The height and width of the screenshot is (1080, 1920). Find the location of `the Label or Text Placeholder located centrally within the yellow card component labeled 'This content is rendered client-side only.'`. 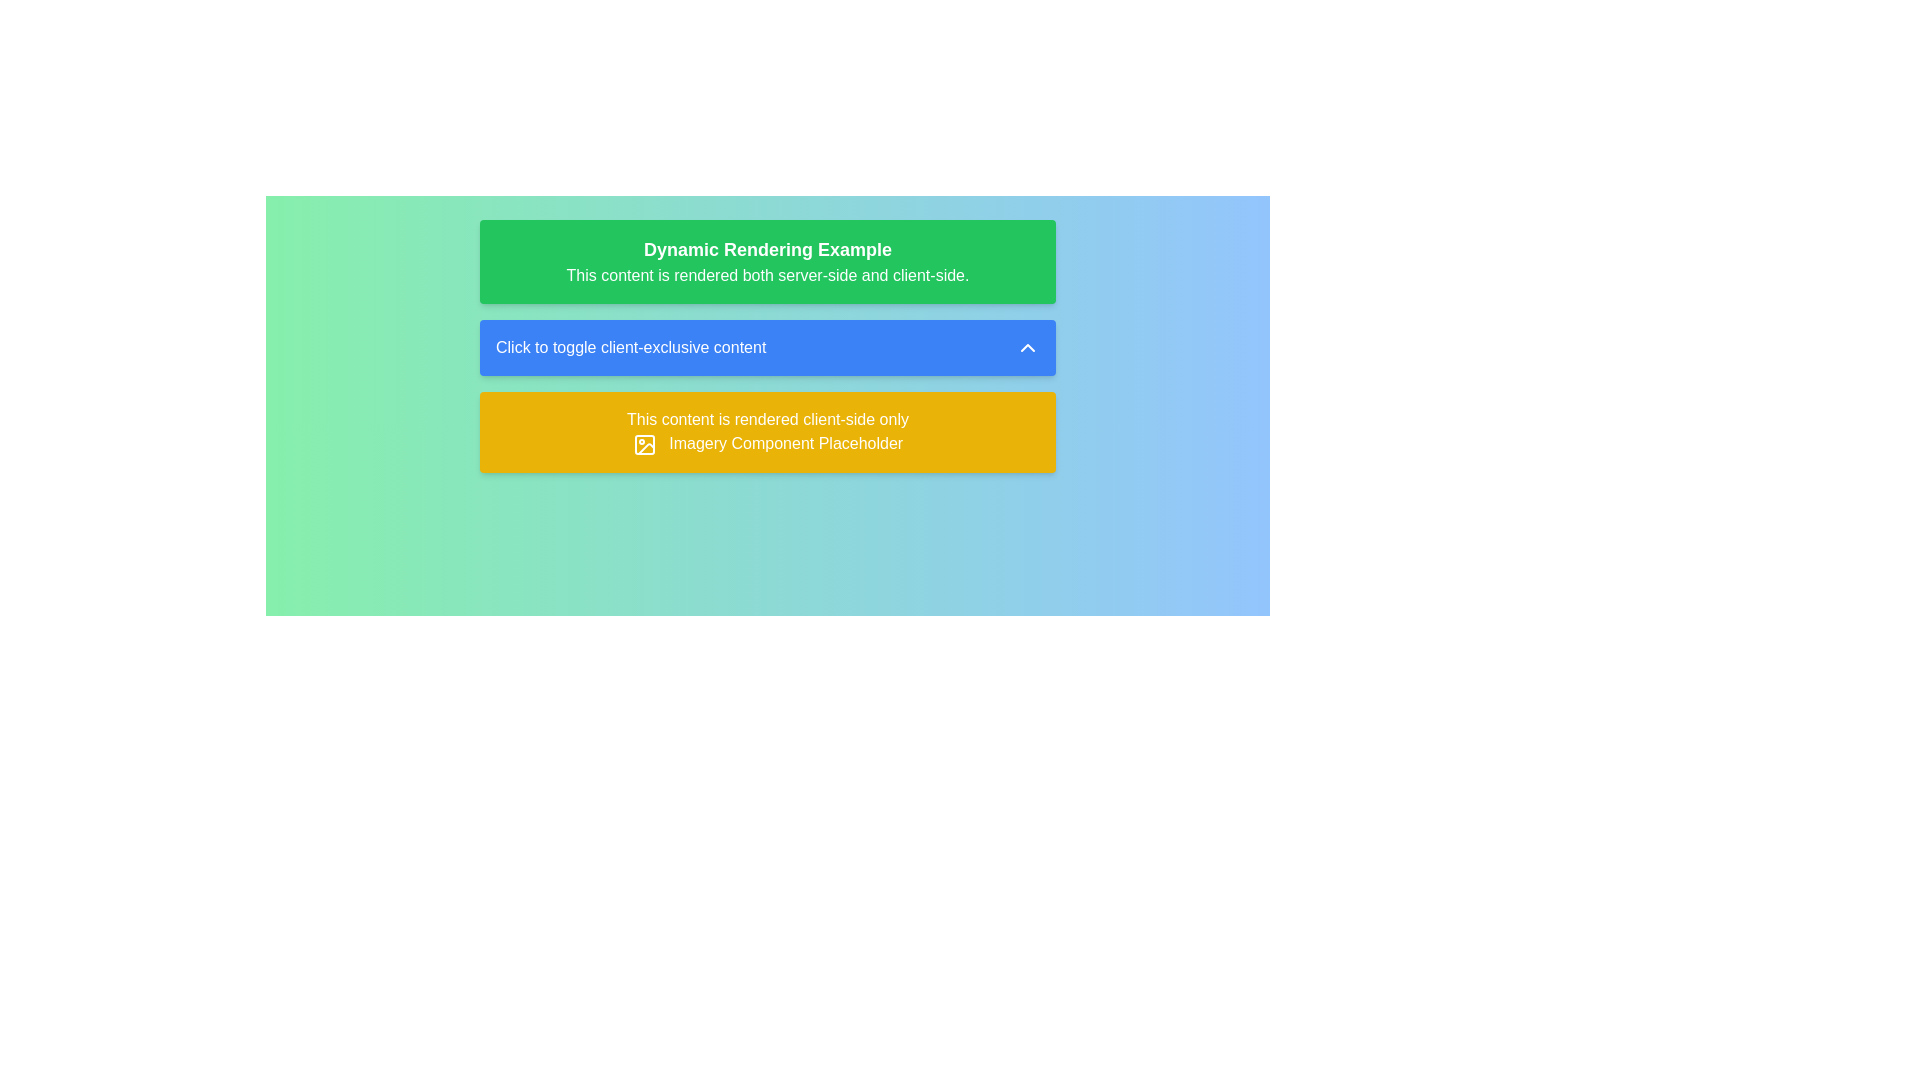

the Label or Text Placeholder located centrally within the yellow card component labeled 'This content is rendered client-side only.' is located at coordinates (785, 442).